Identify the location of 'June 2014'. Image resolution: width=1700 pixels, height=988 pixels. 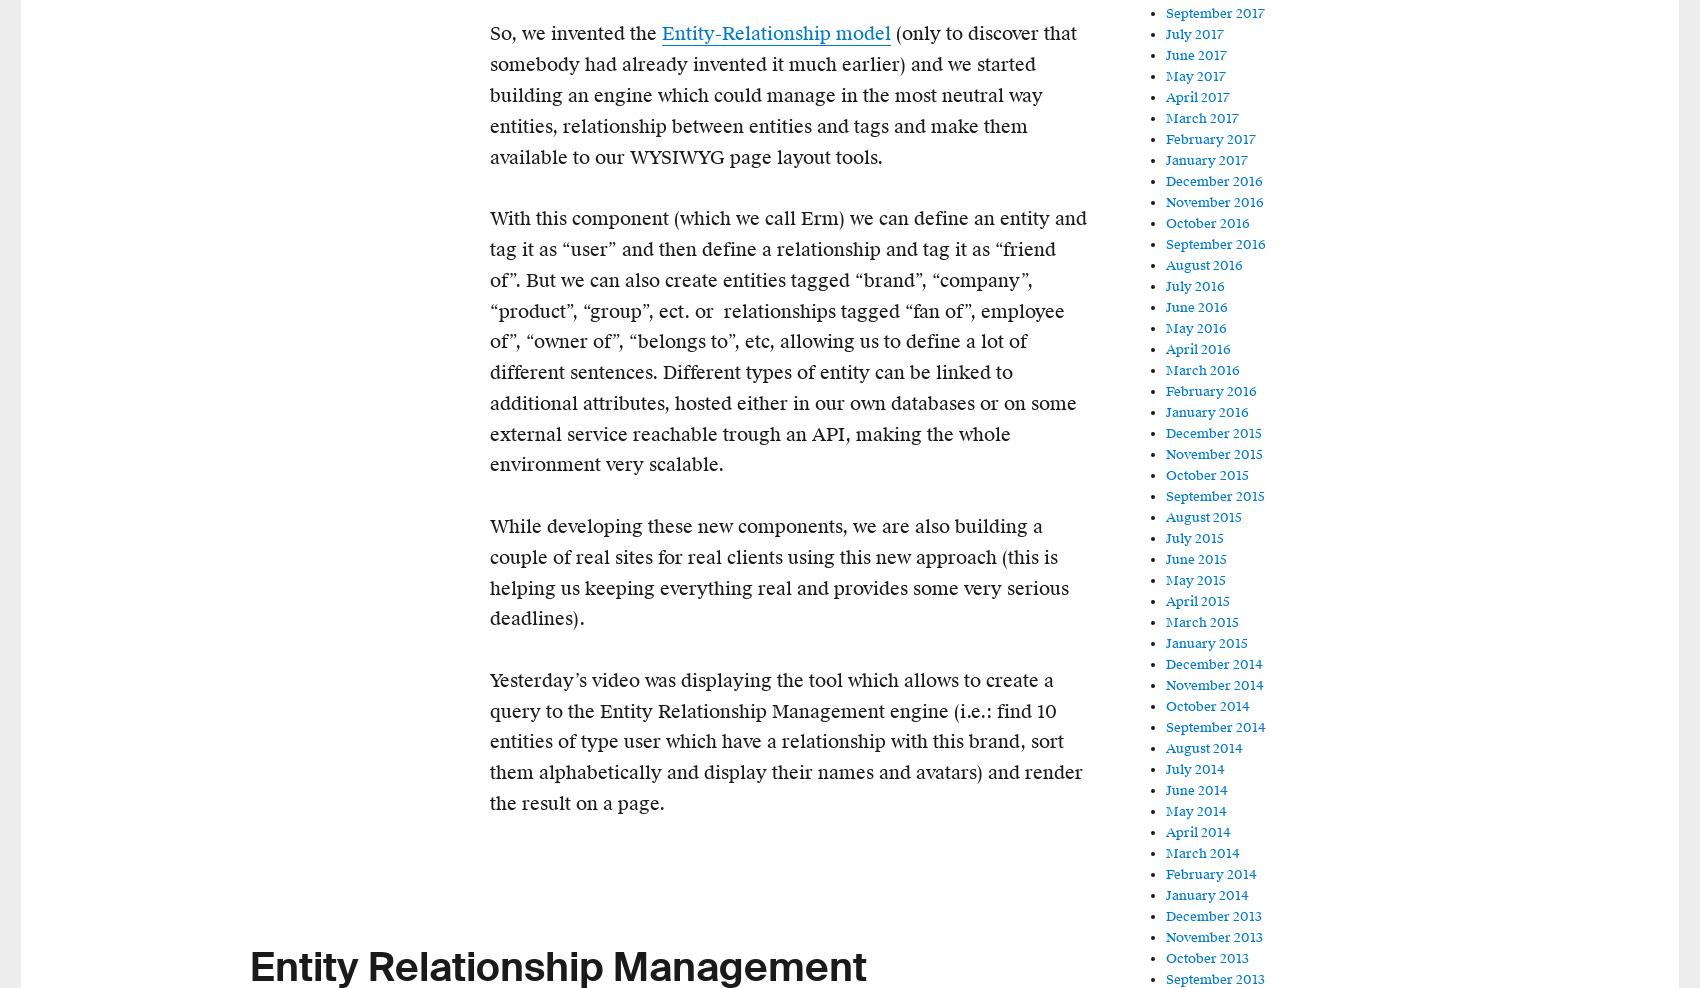
(1195, 789).